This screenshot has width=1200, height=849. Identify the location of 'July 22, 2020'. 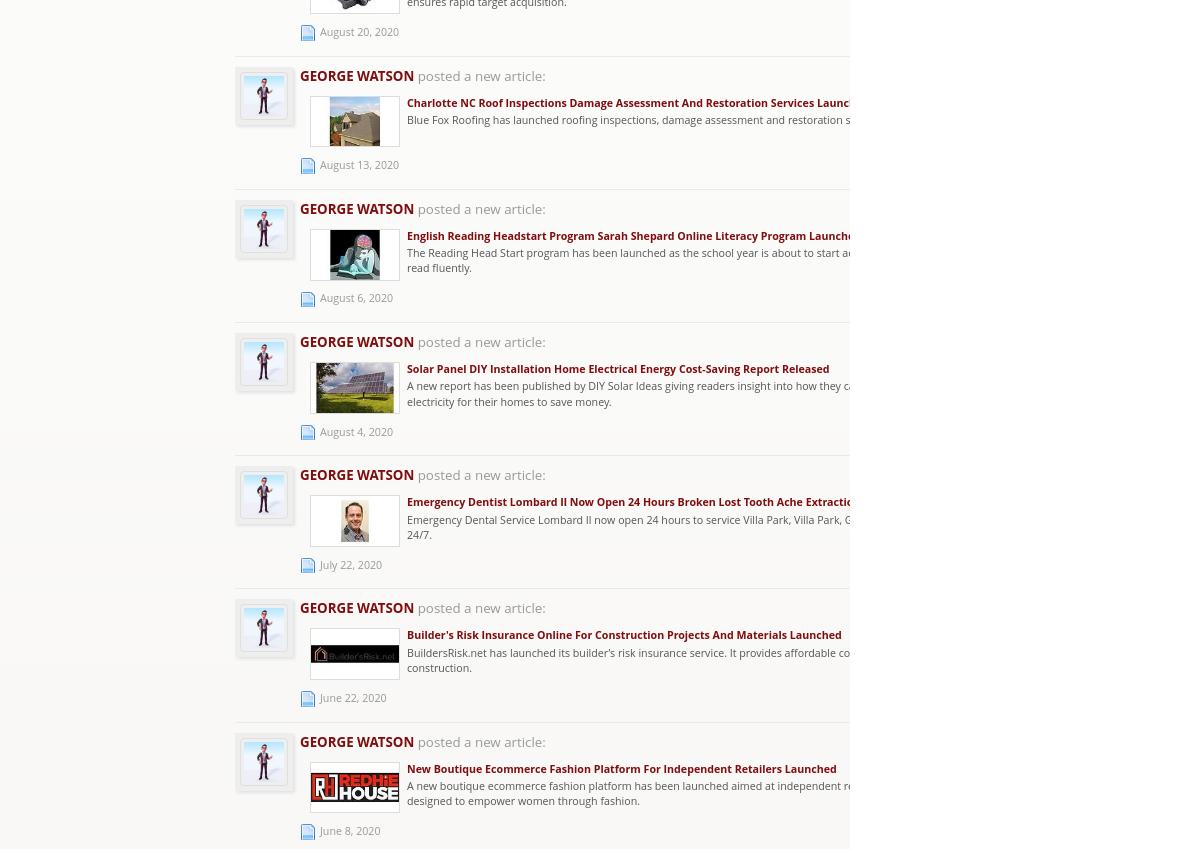
(320, 563).